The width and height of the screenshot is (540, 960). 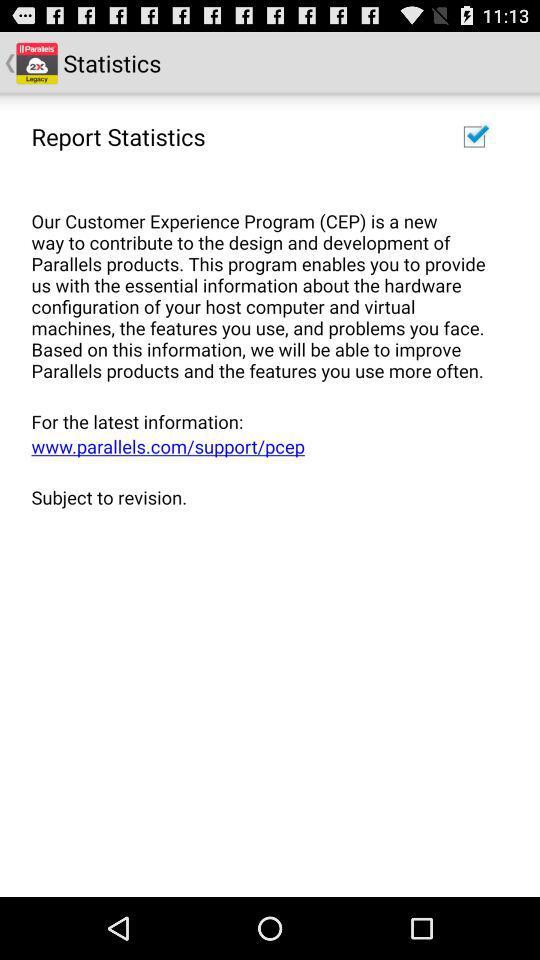 I want to click on item above our customer experience, so click(x=473, y=135).